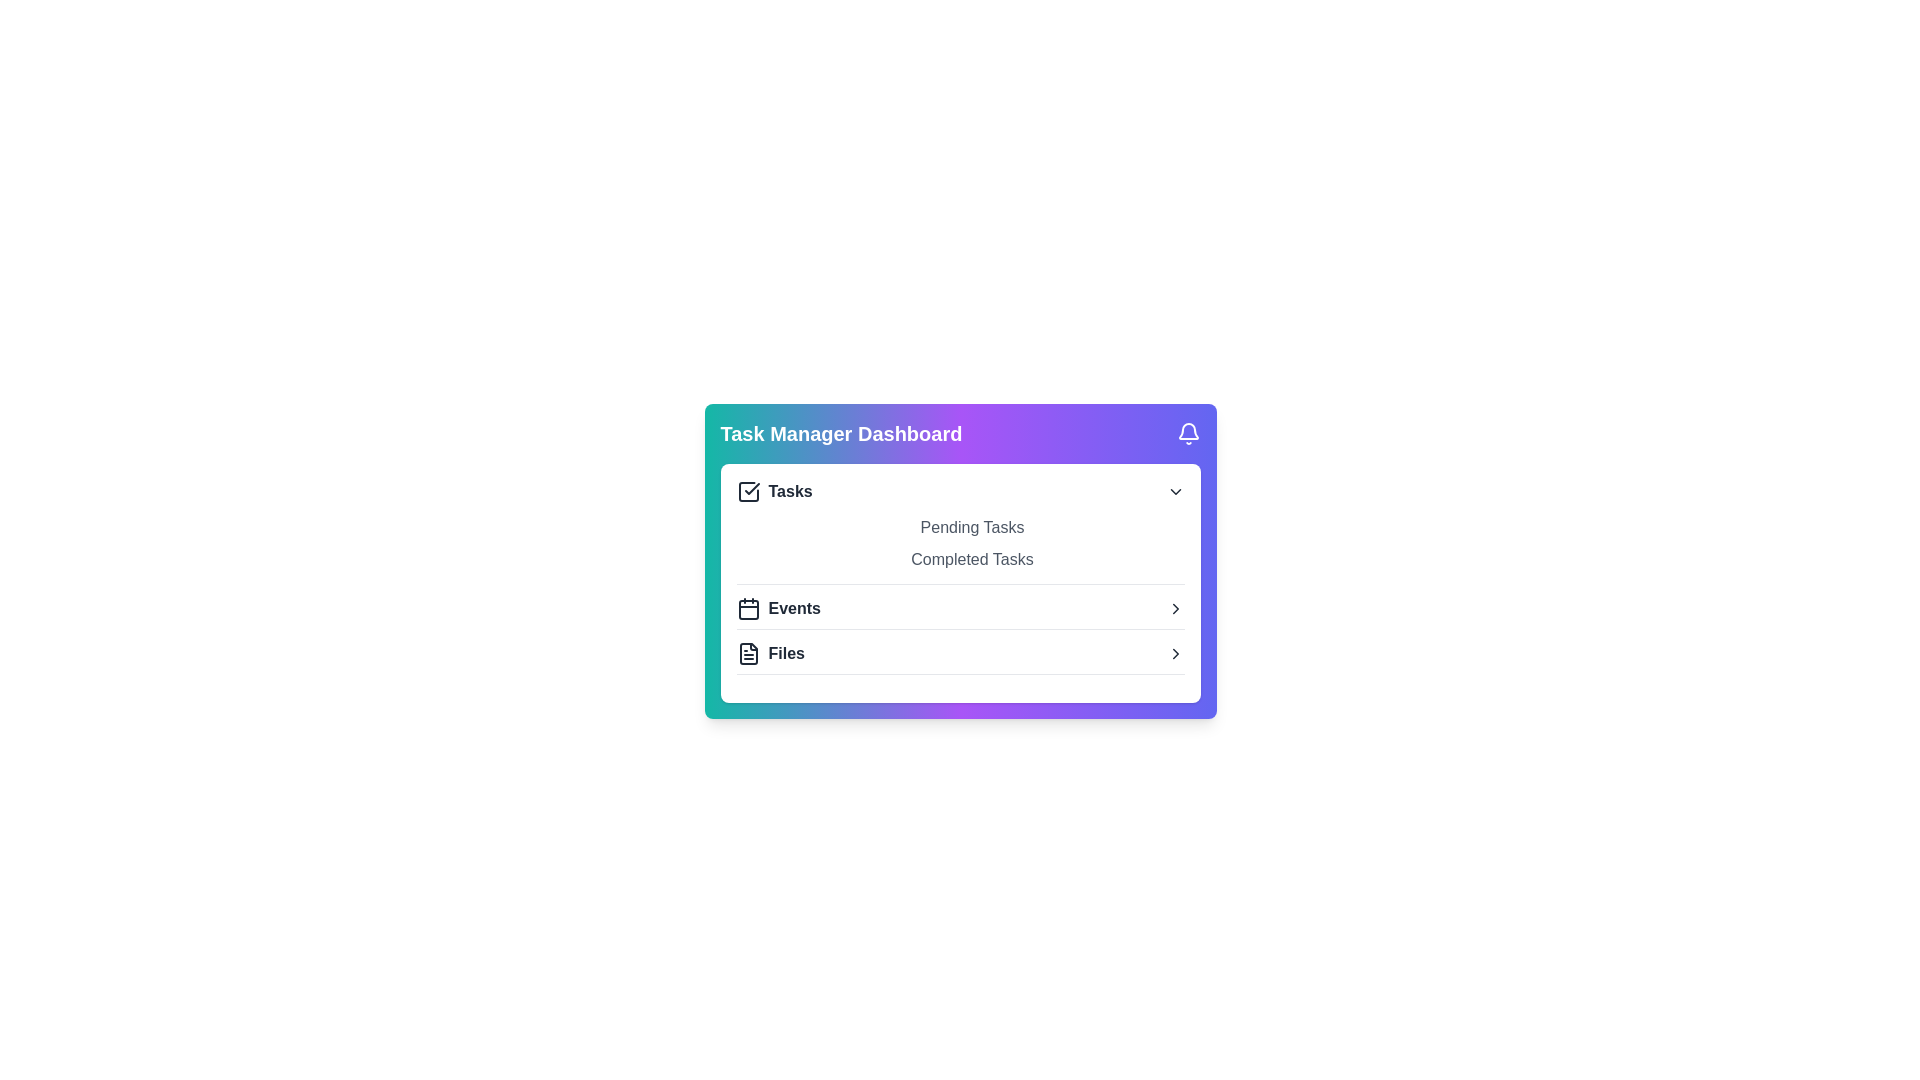  What do you see at coordinates (773, 492) in the screenshot?
I see `the 'Tasks' text, which is displayed in bold font and has a checkmark icon on its left` at bounding box center [773, 492].